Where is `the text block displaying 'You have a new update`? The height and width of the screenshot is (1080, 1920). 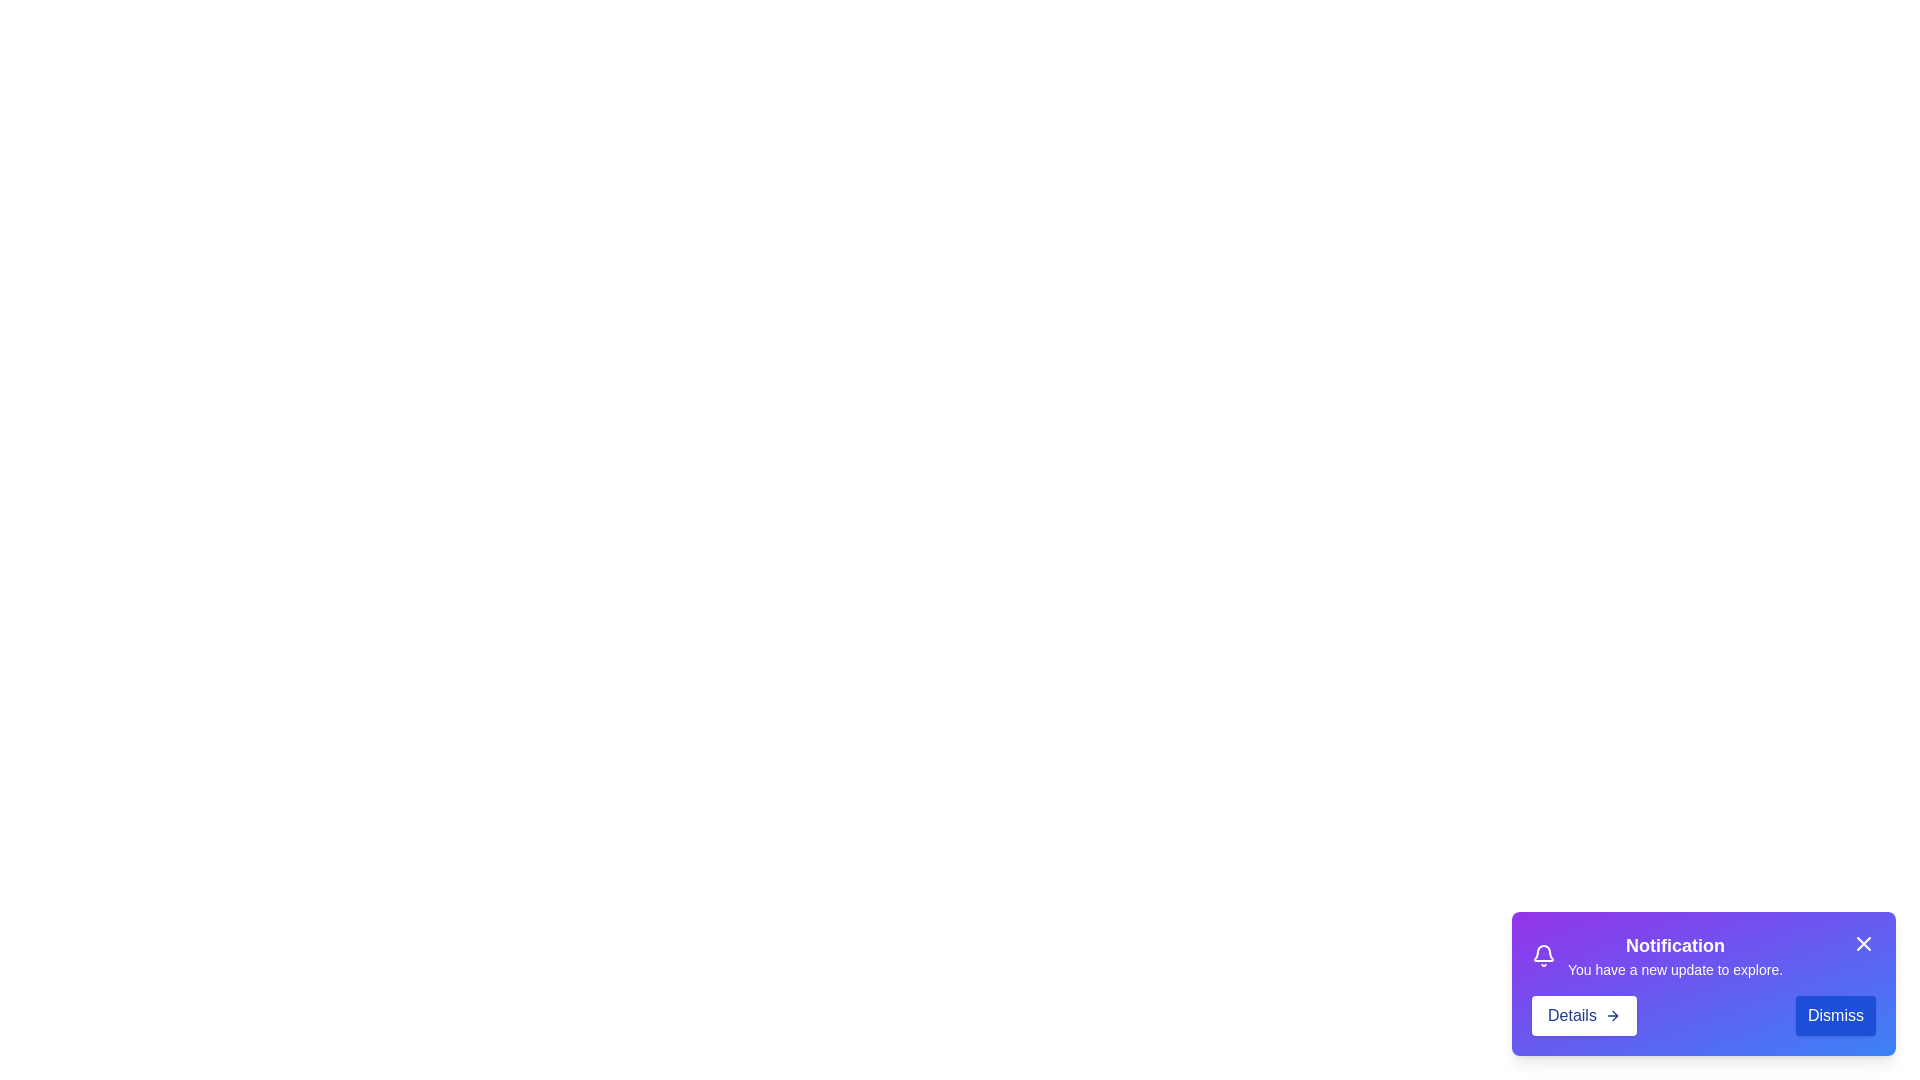 the text block displaying 'You have a new update is located at coordinates (1675, 968).